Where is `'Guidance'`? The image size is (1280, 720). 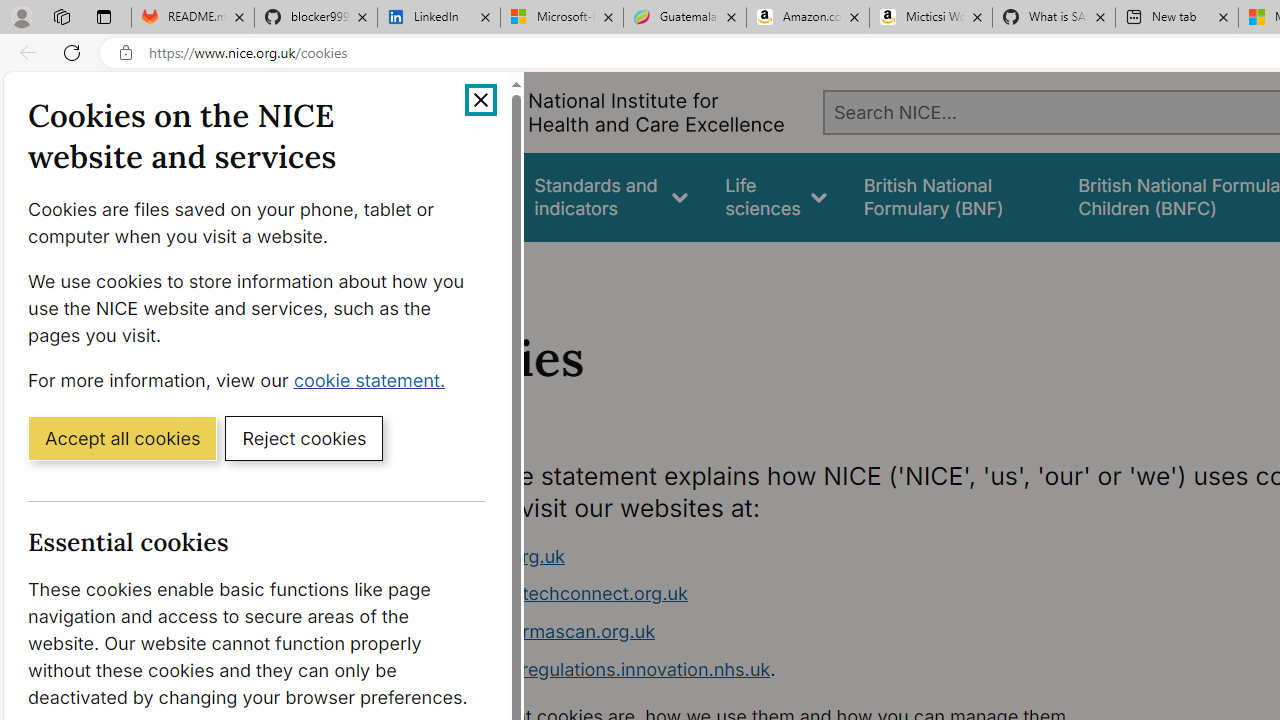 'Guidance' is located at coordinates (457, 197).